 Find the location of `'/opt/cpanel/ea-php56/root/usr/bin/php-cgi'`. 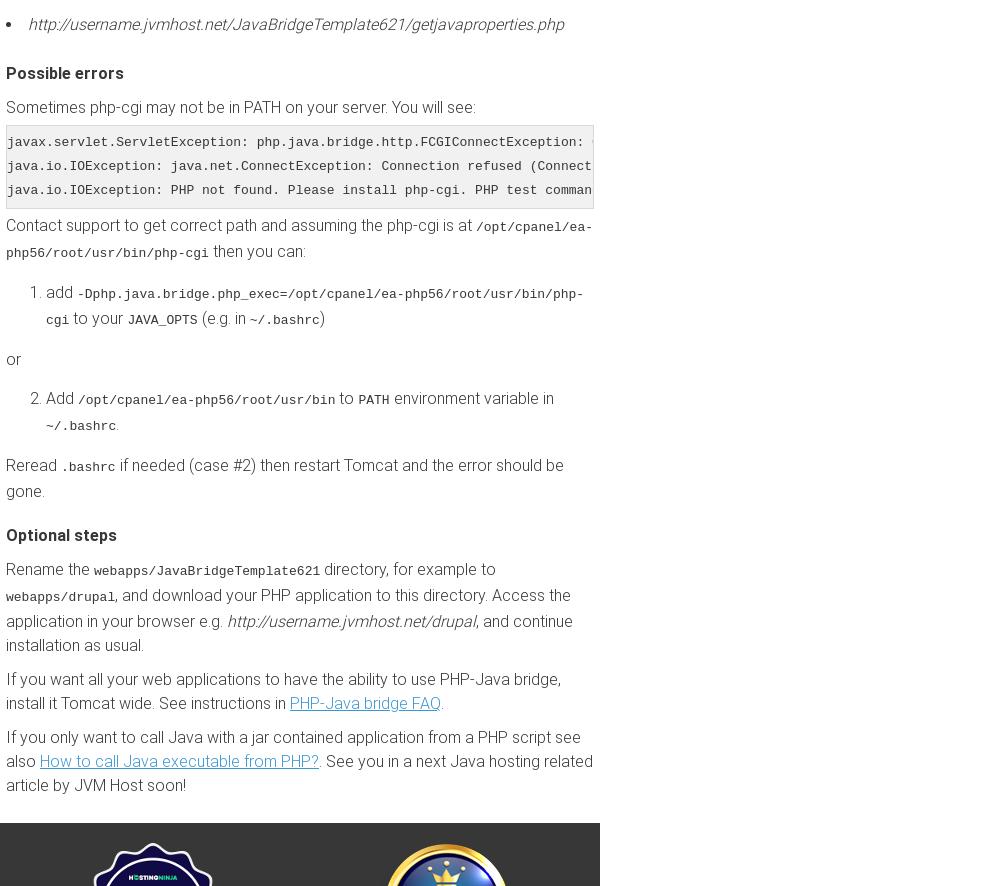

'/opt/cpanel/ea-php56/root/usr/bin/php-cgi' is located at coordinates (298, 239).